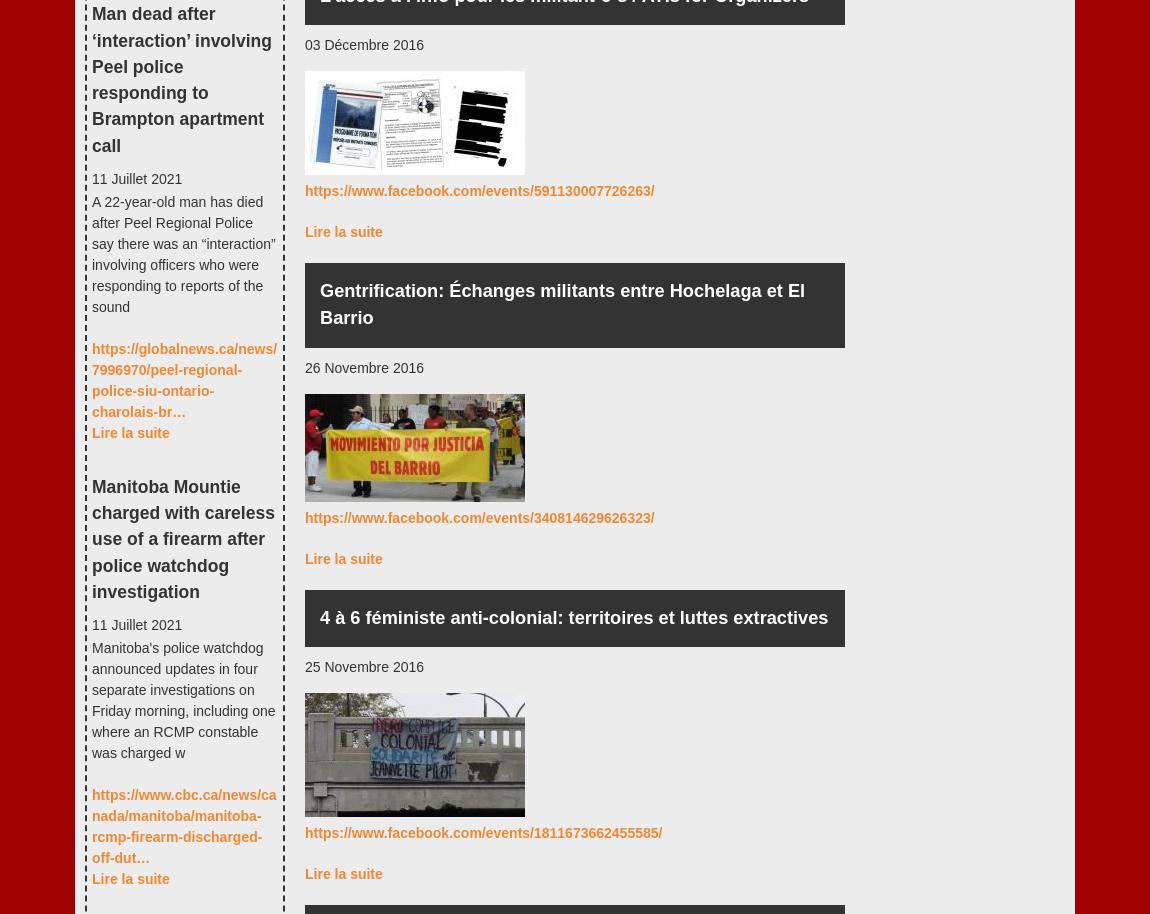 The image size is (1150, 914). Describe the element at coordinates (364, 43) in the screenshot. I see `'03 Décembre 2016'` at that location.